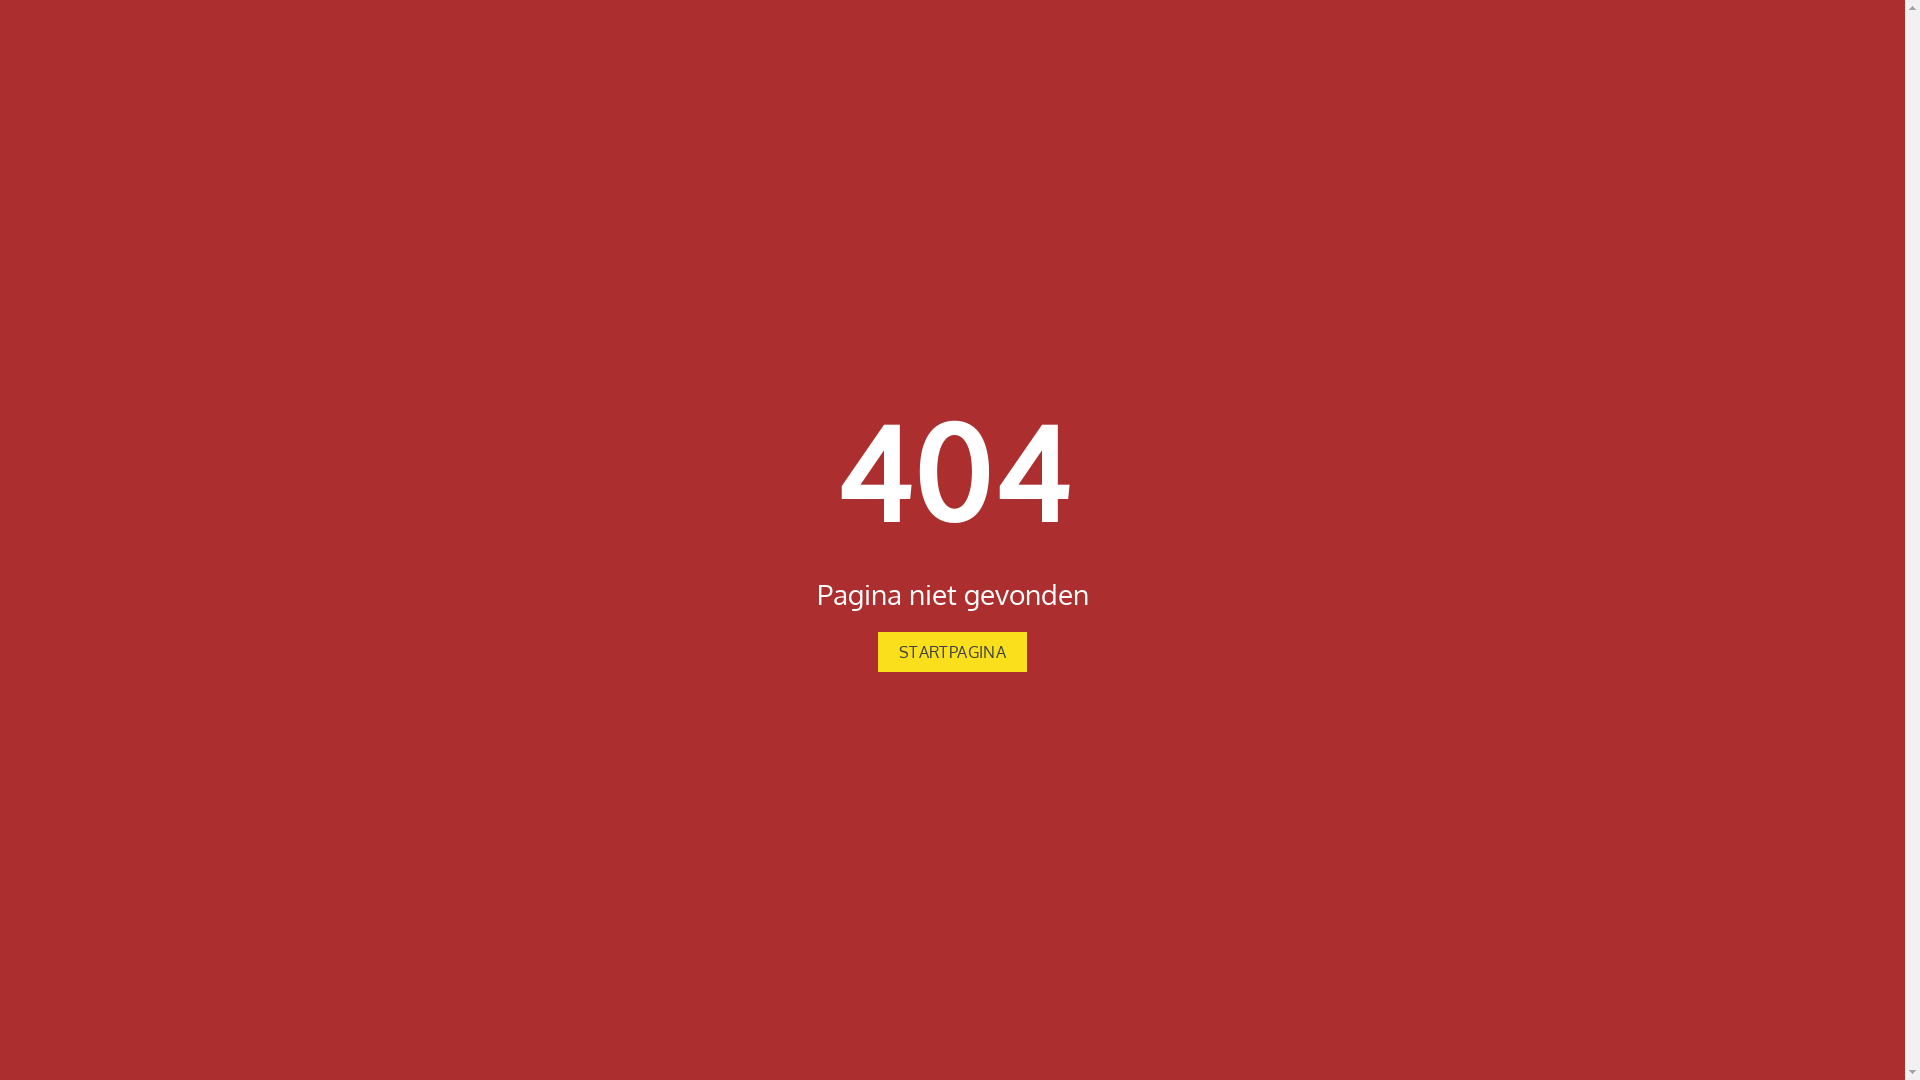 The width and height of the screenshot is (1920, 1080). Describe the element at coordinates (951, 651) in the screenshot. I see `'STARTPAGINA'` at that location.